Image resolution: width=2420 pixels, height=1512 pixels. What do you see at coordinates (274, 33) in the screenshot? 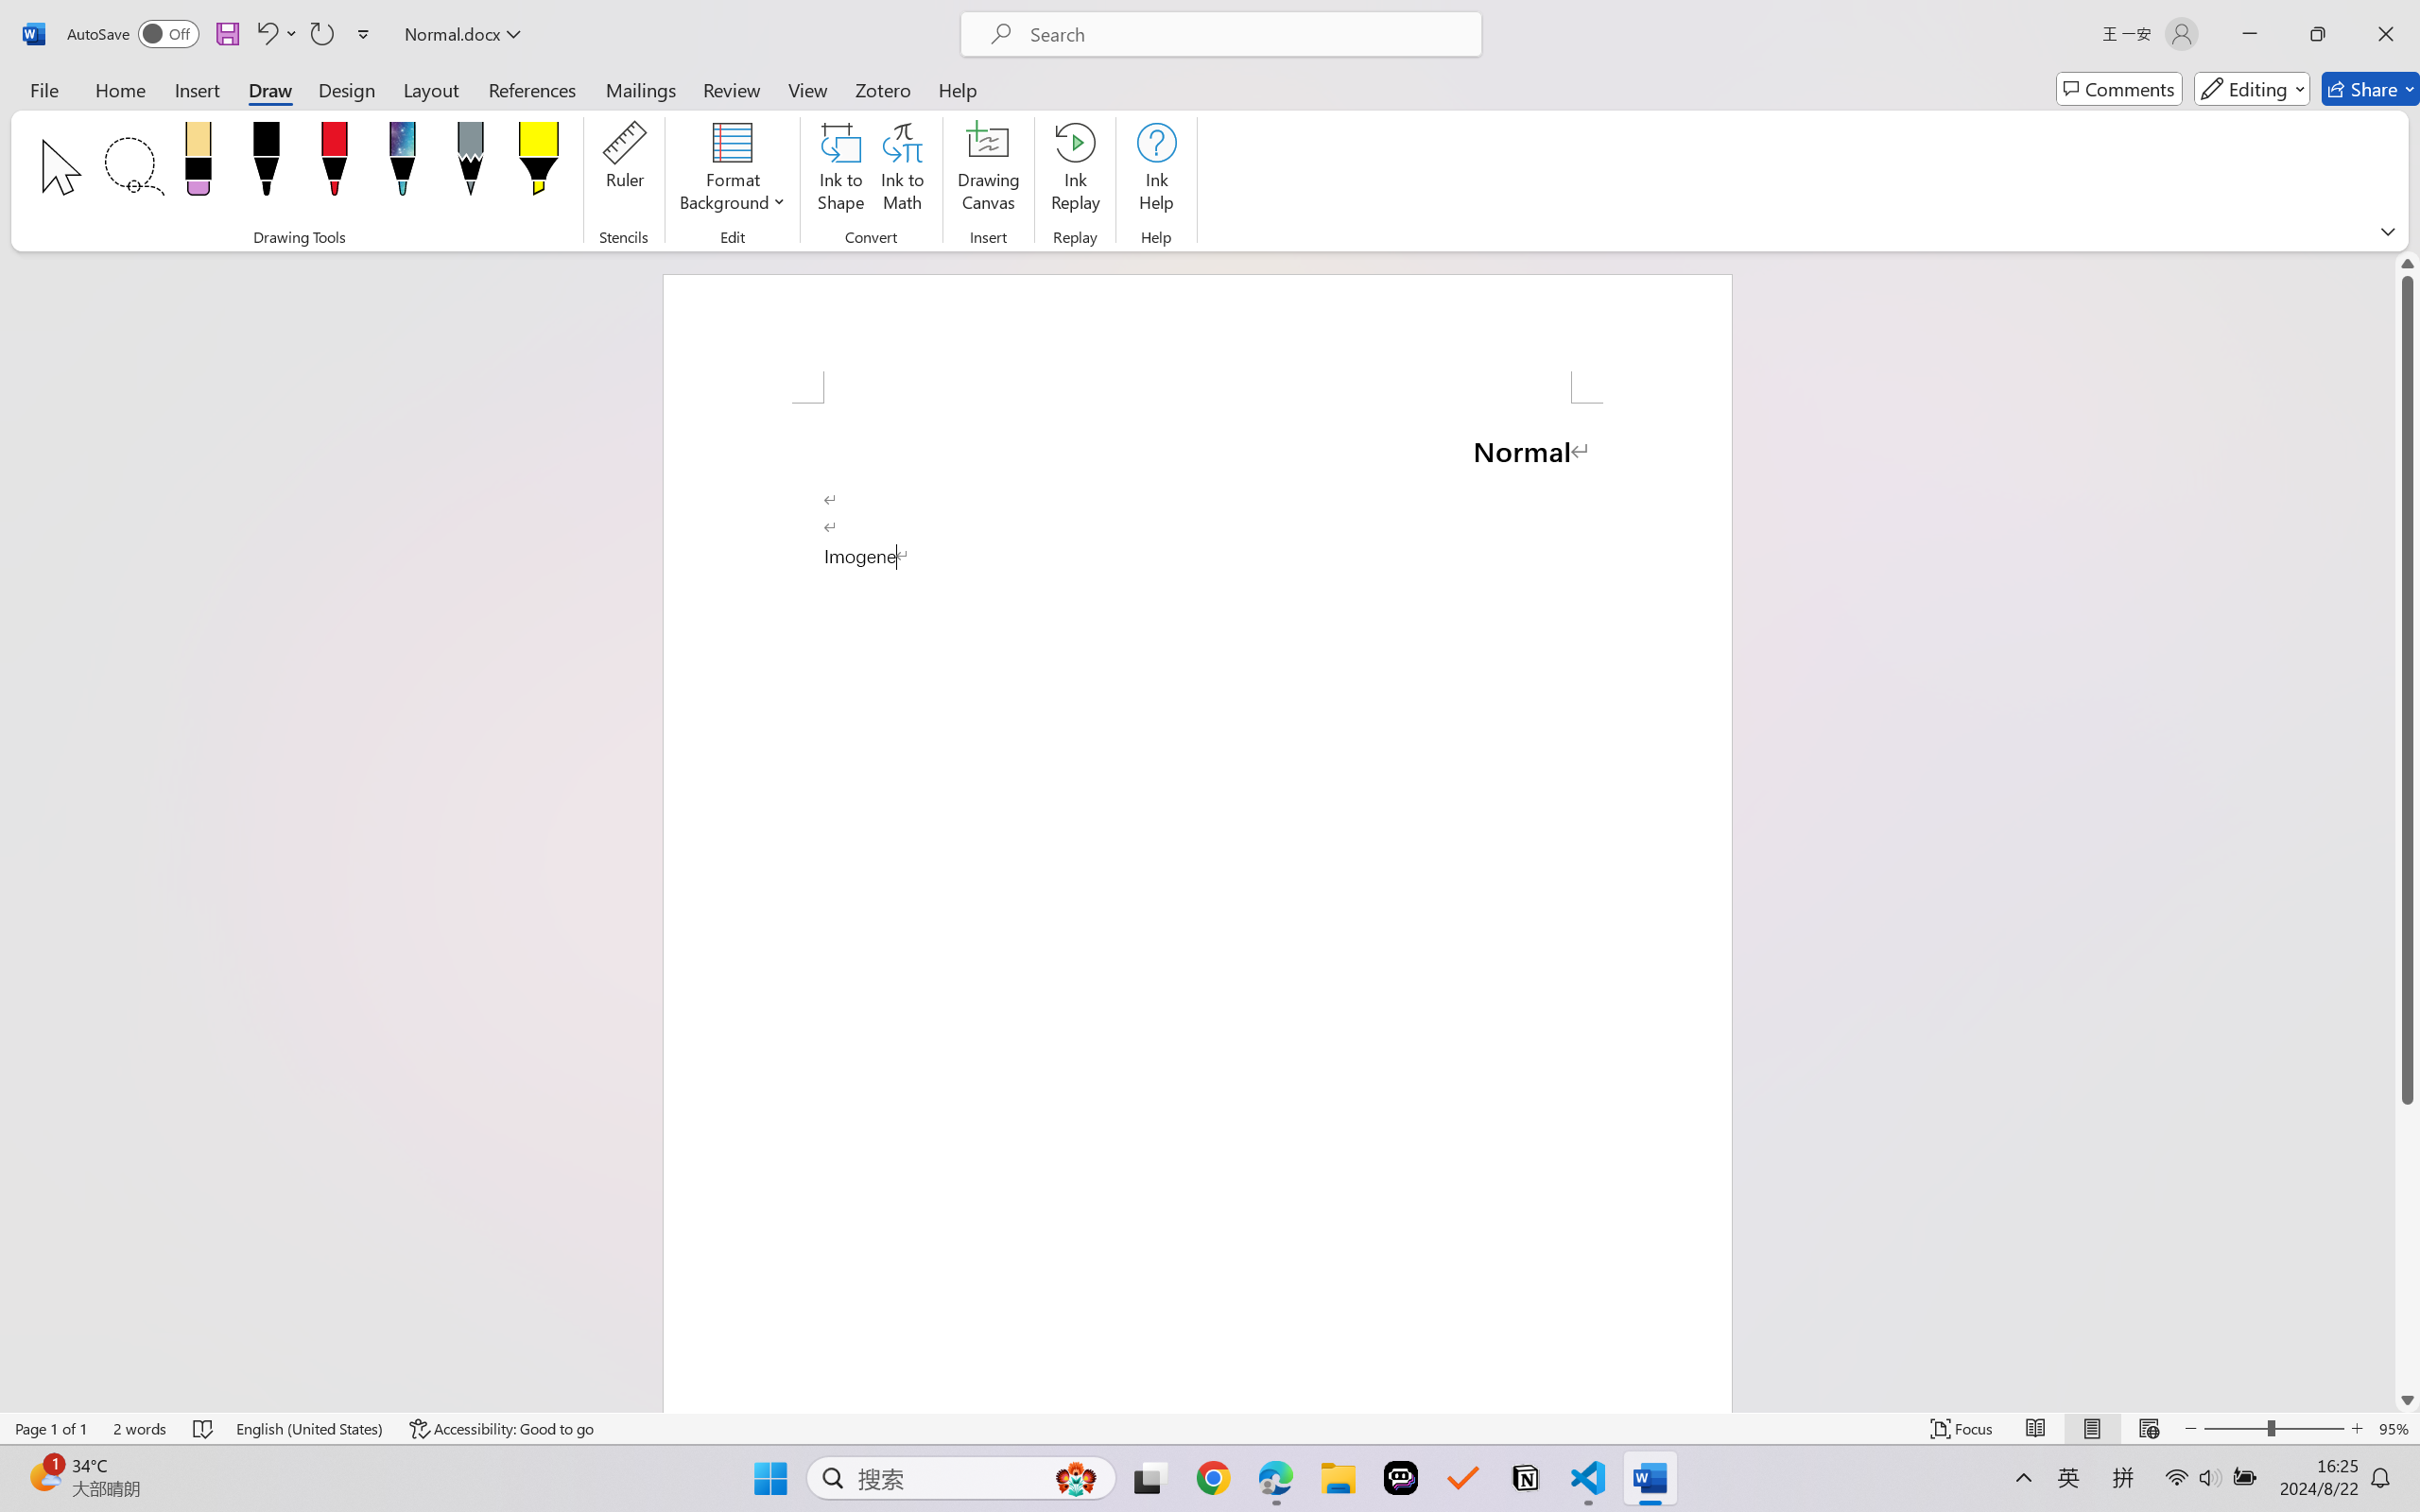
I see `'Undo Paragraph Formatting'` at bounding box center [274, 33].